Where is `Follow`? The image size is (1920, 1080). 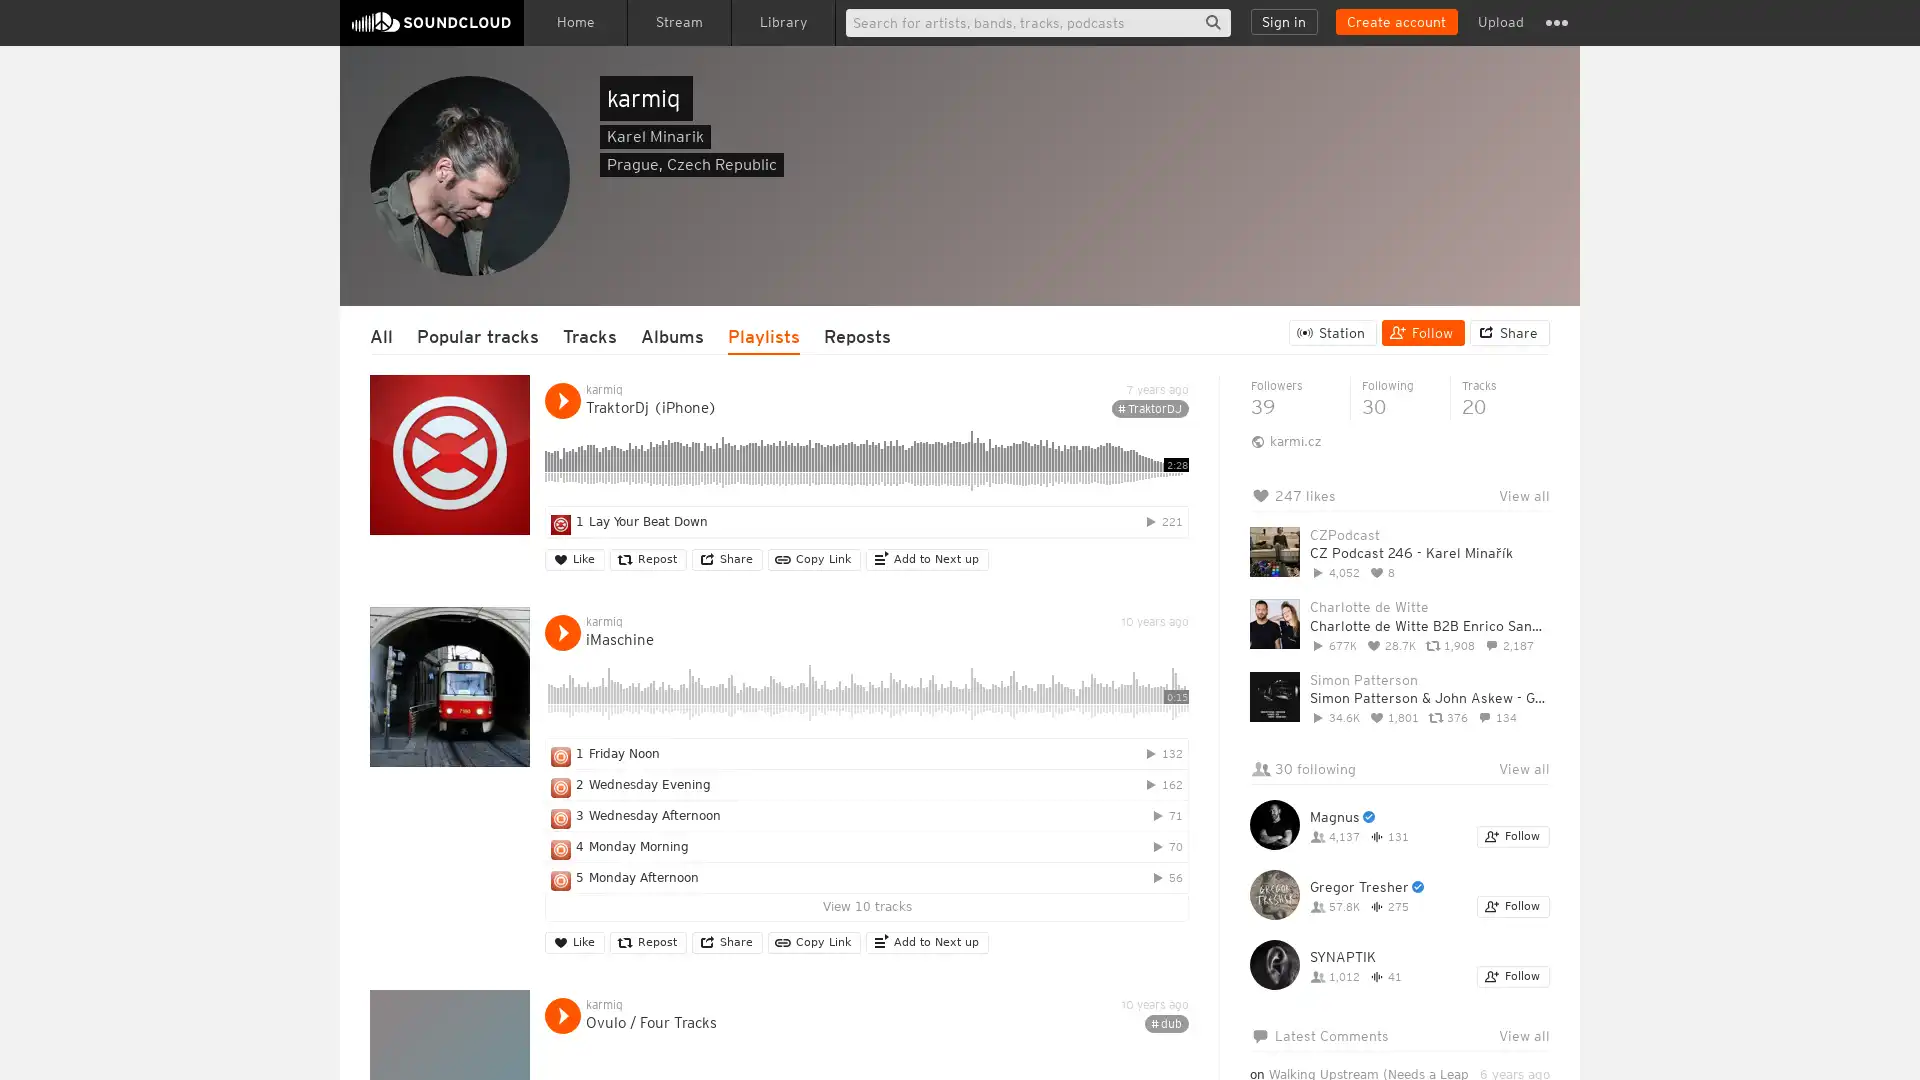
Follow is located at coordinates (1513, 906).